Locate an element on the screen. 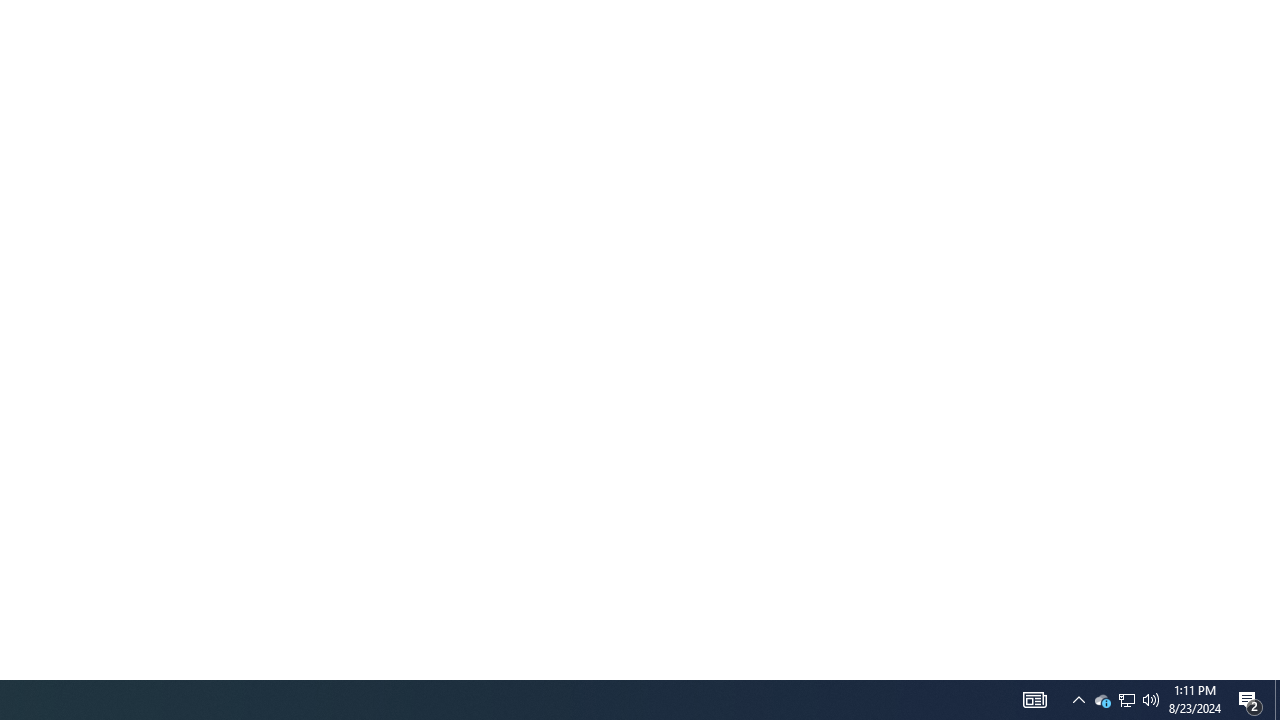  'Action Center, 2 new notifications' is located at coordinates (1276, 698).